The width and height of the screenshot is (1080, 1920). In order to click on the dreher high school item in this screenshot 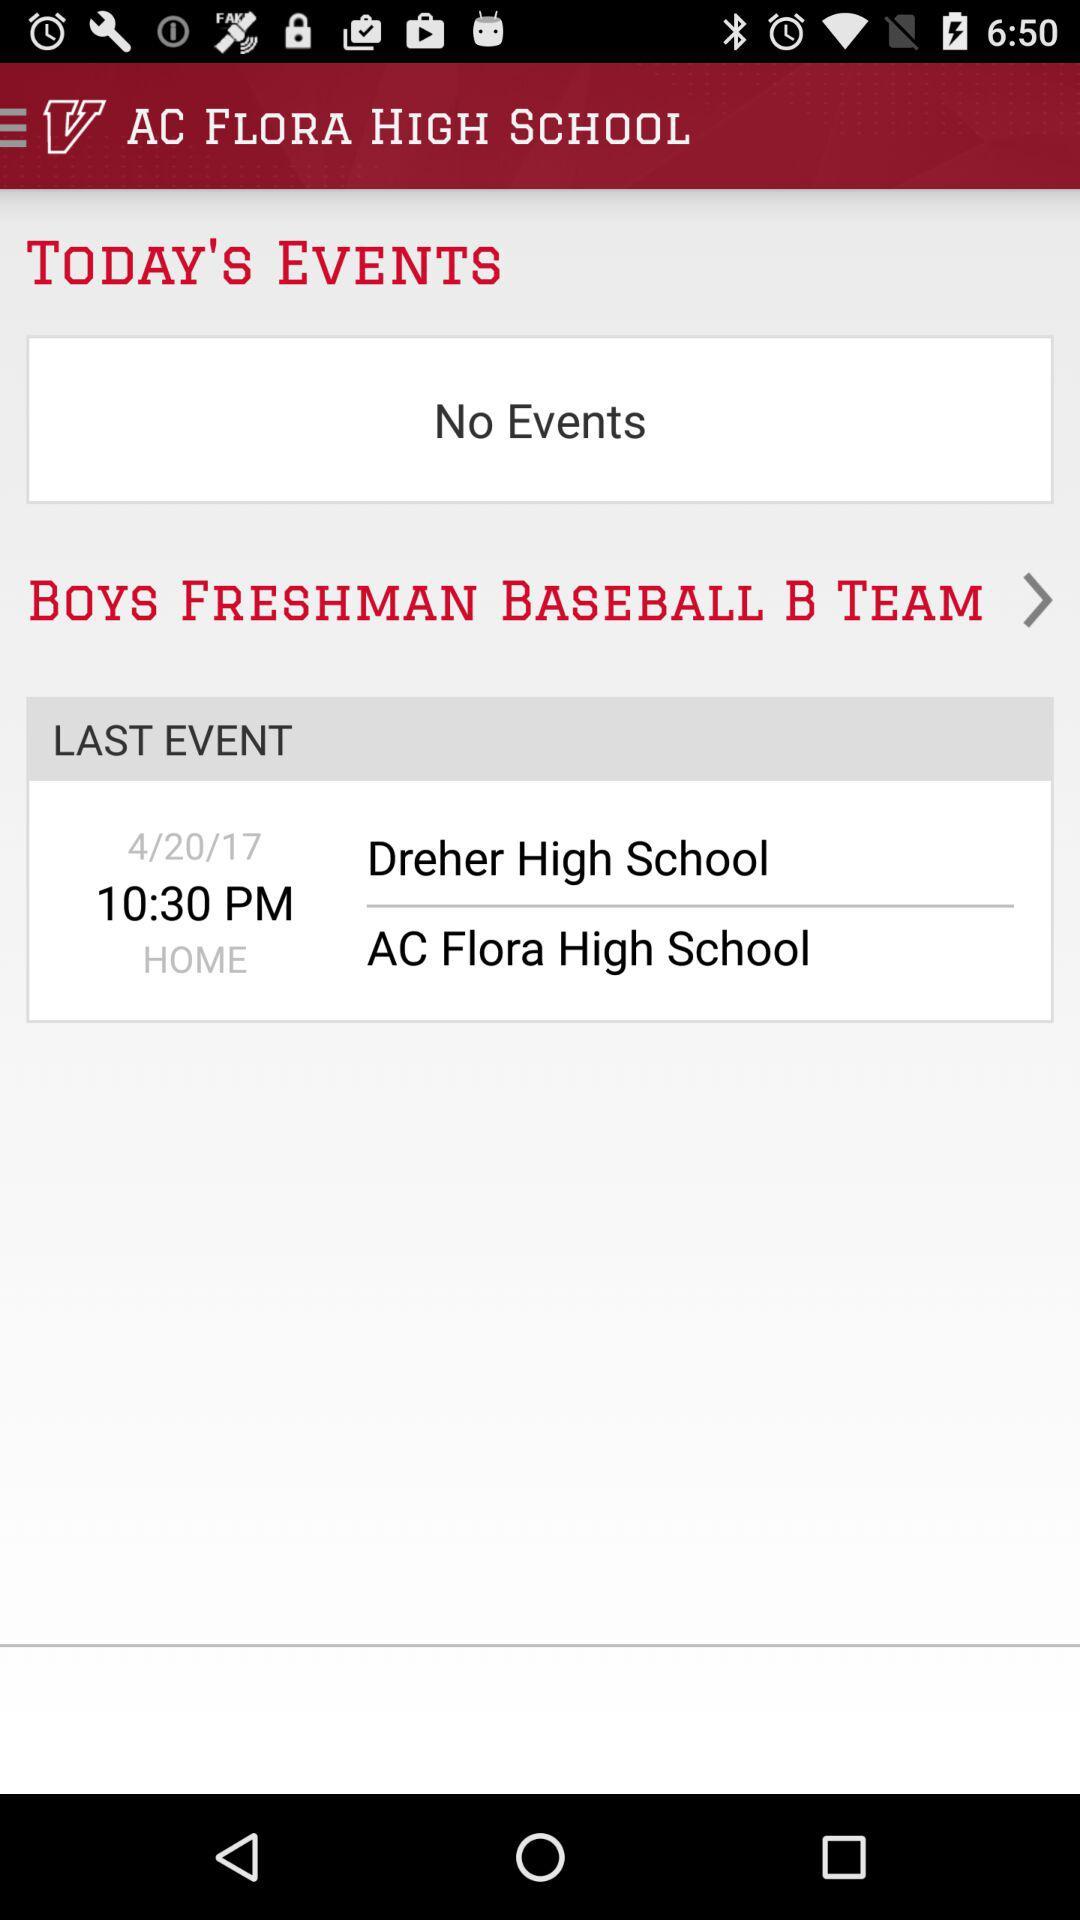, I will do `click(676, 867)`.